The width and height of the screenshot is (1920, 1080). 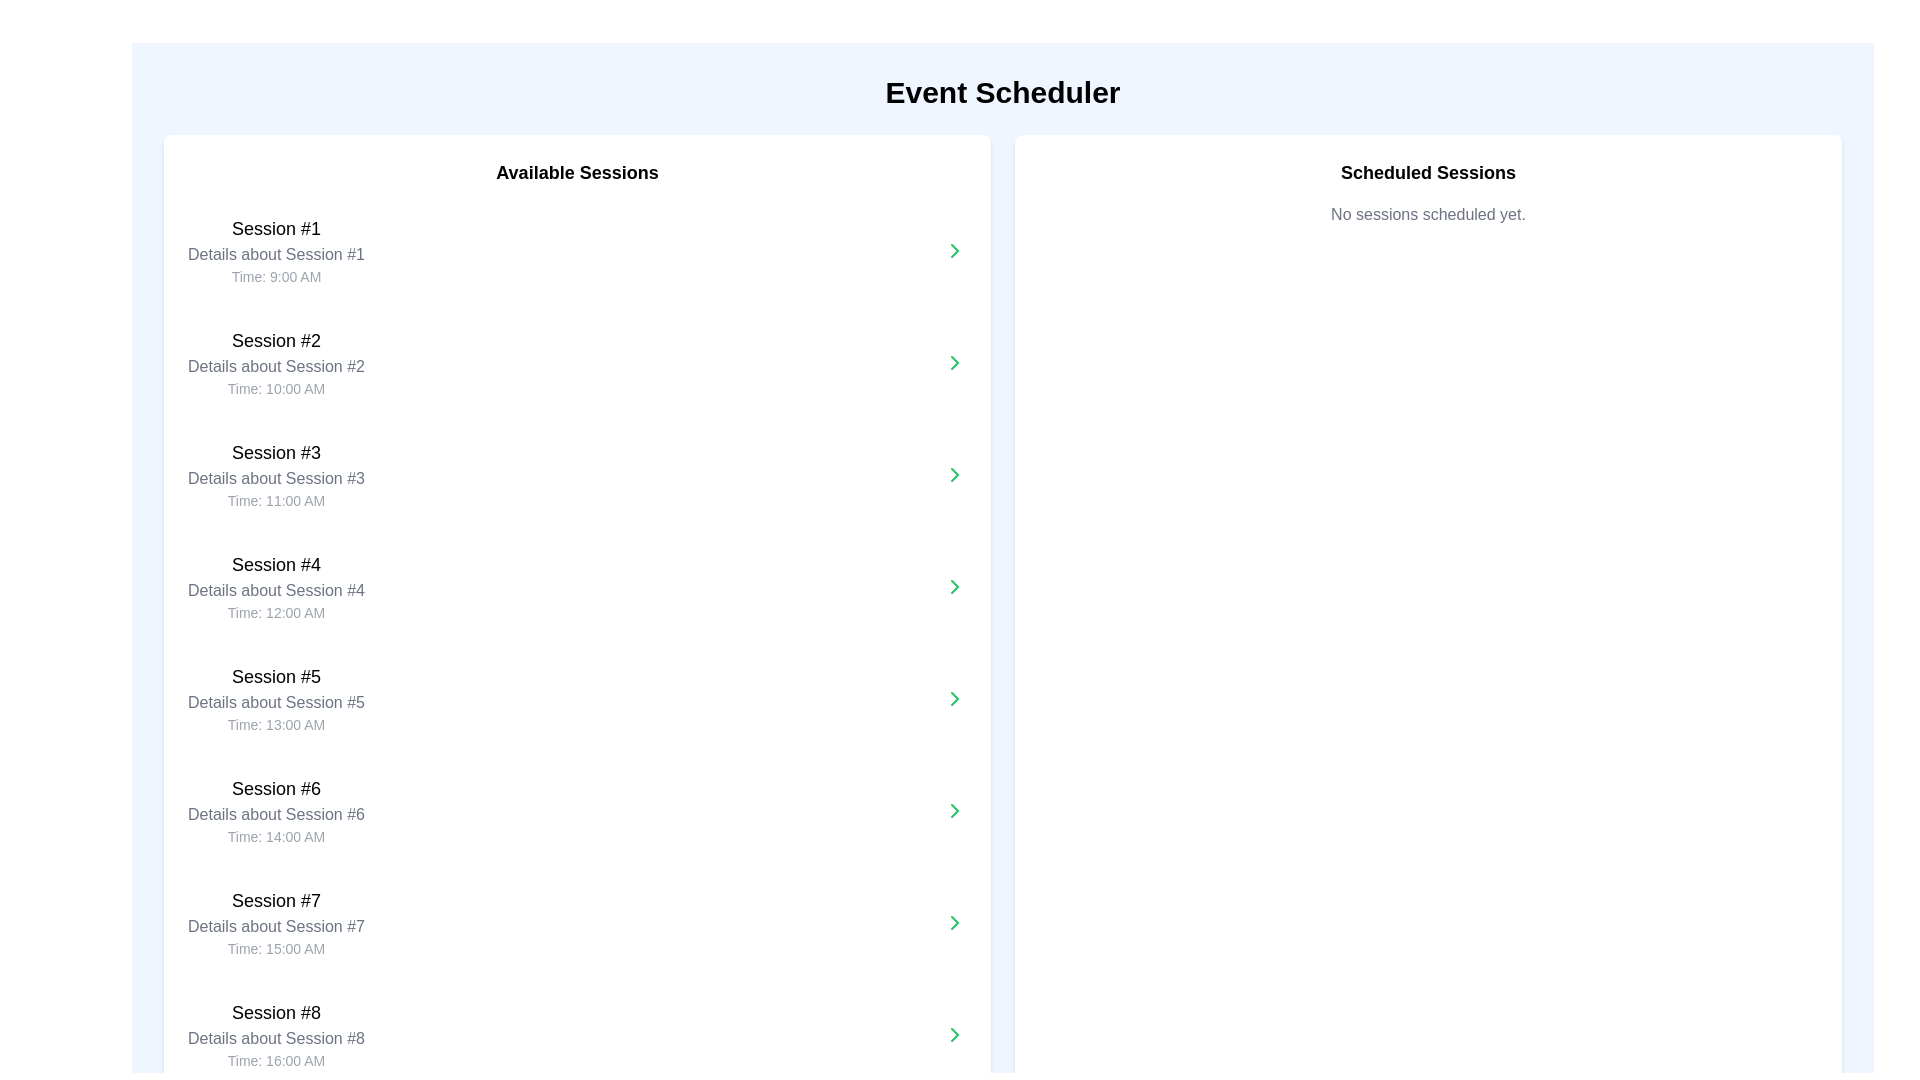 What do you see at coordinates (275, 788) in the screenshot?
I see `the static text label that identifies the sixth session in the event scheduler, located in the 'Available Sessions' column` at bounding box center [275, 788].